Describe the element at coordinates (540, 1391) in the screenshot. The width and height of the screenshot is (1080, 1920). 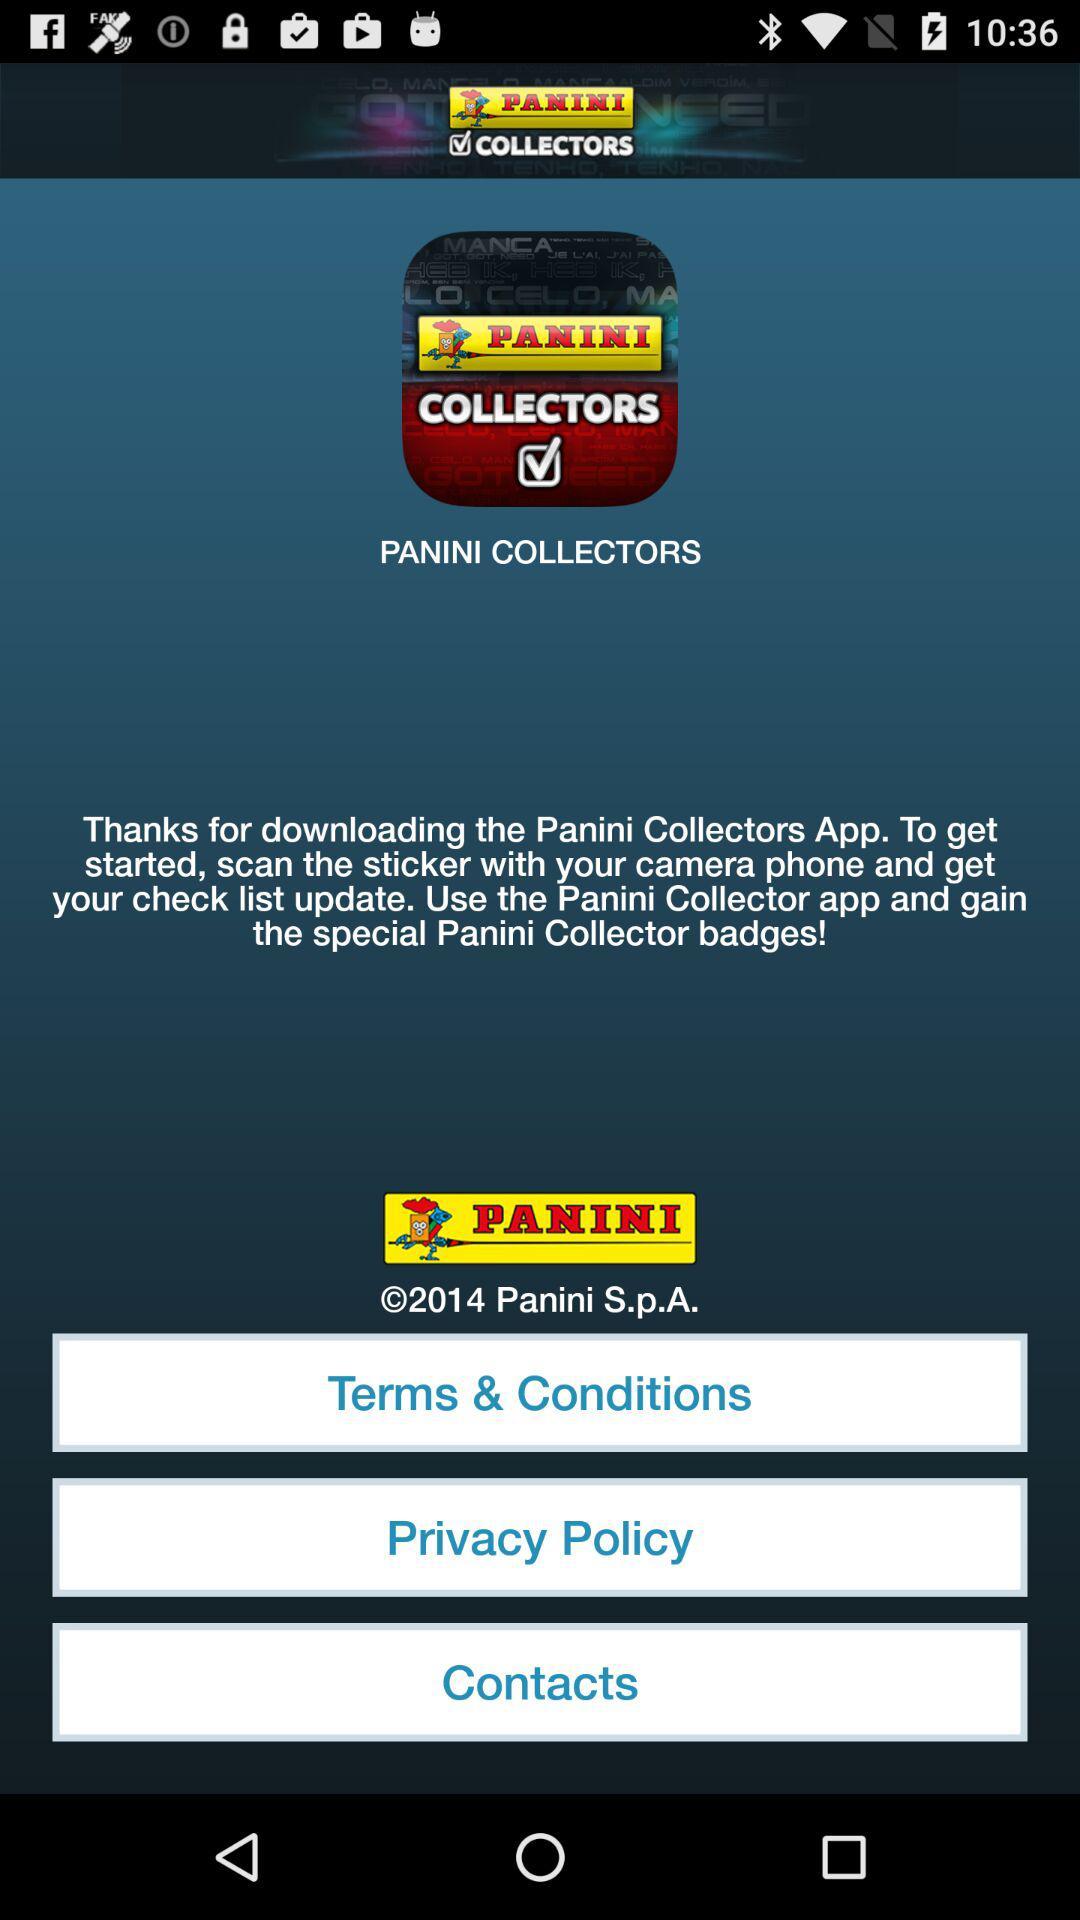
I see `item above the privacy policy icon` at that location.